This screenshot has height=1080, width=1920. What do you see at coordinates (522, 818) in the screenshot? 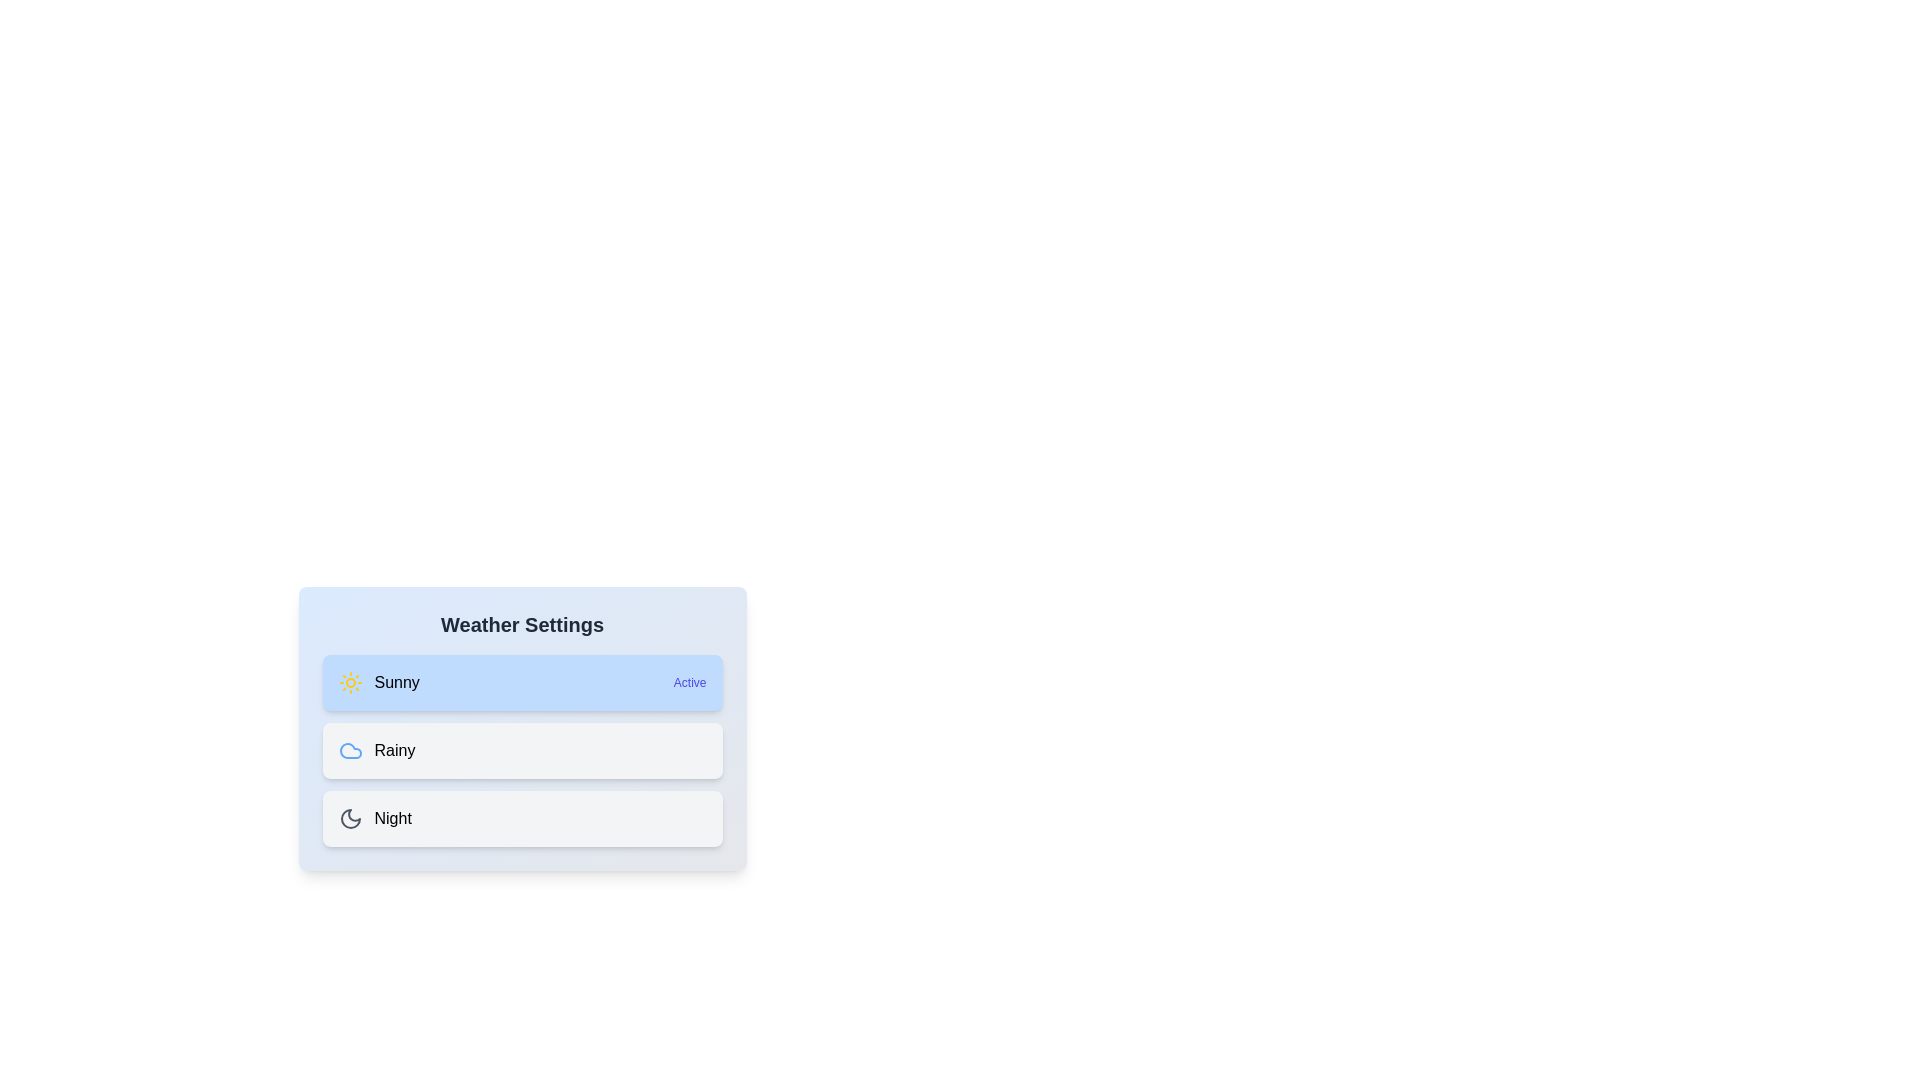
I see `the weather option Night by clicking on its respective list item` at bounding box center [522, 818].